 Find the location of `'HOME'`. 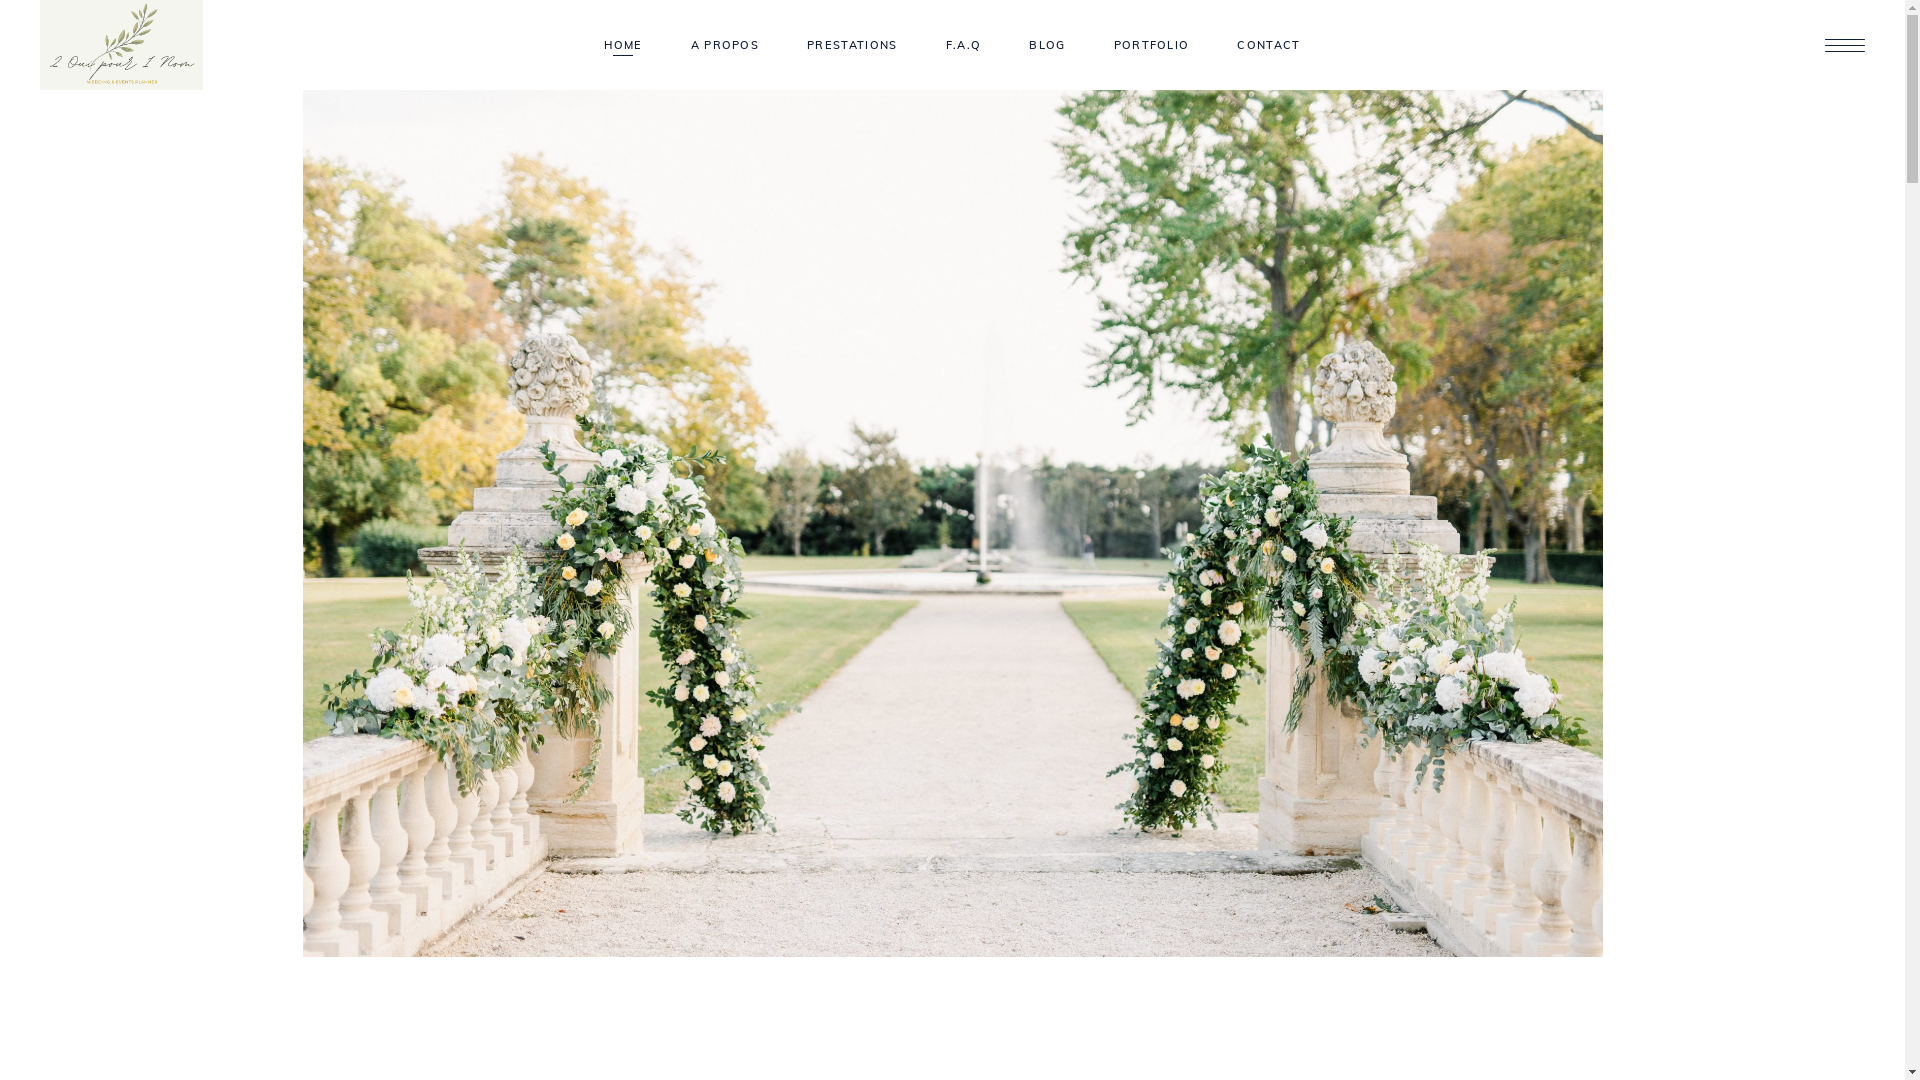

'HOME' is located at coordinates (579, 45).